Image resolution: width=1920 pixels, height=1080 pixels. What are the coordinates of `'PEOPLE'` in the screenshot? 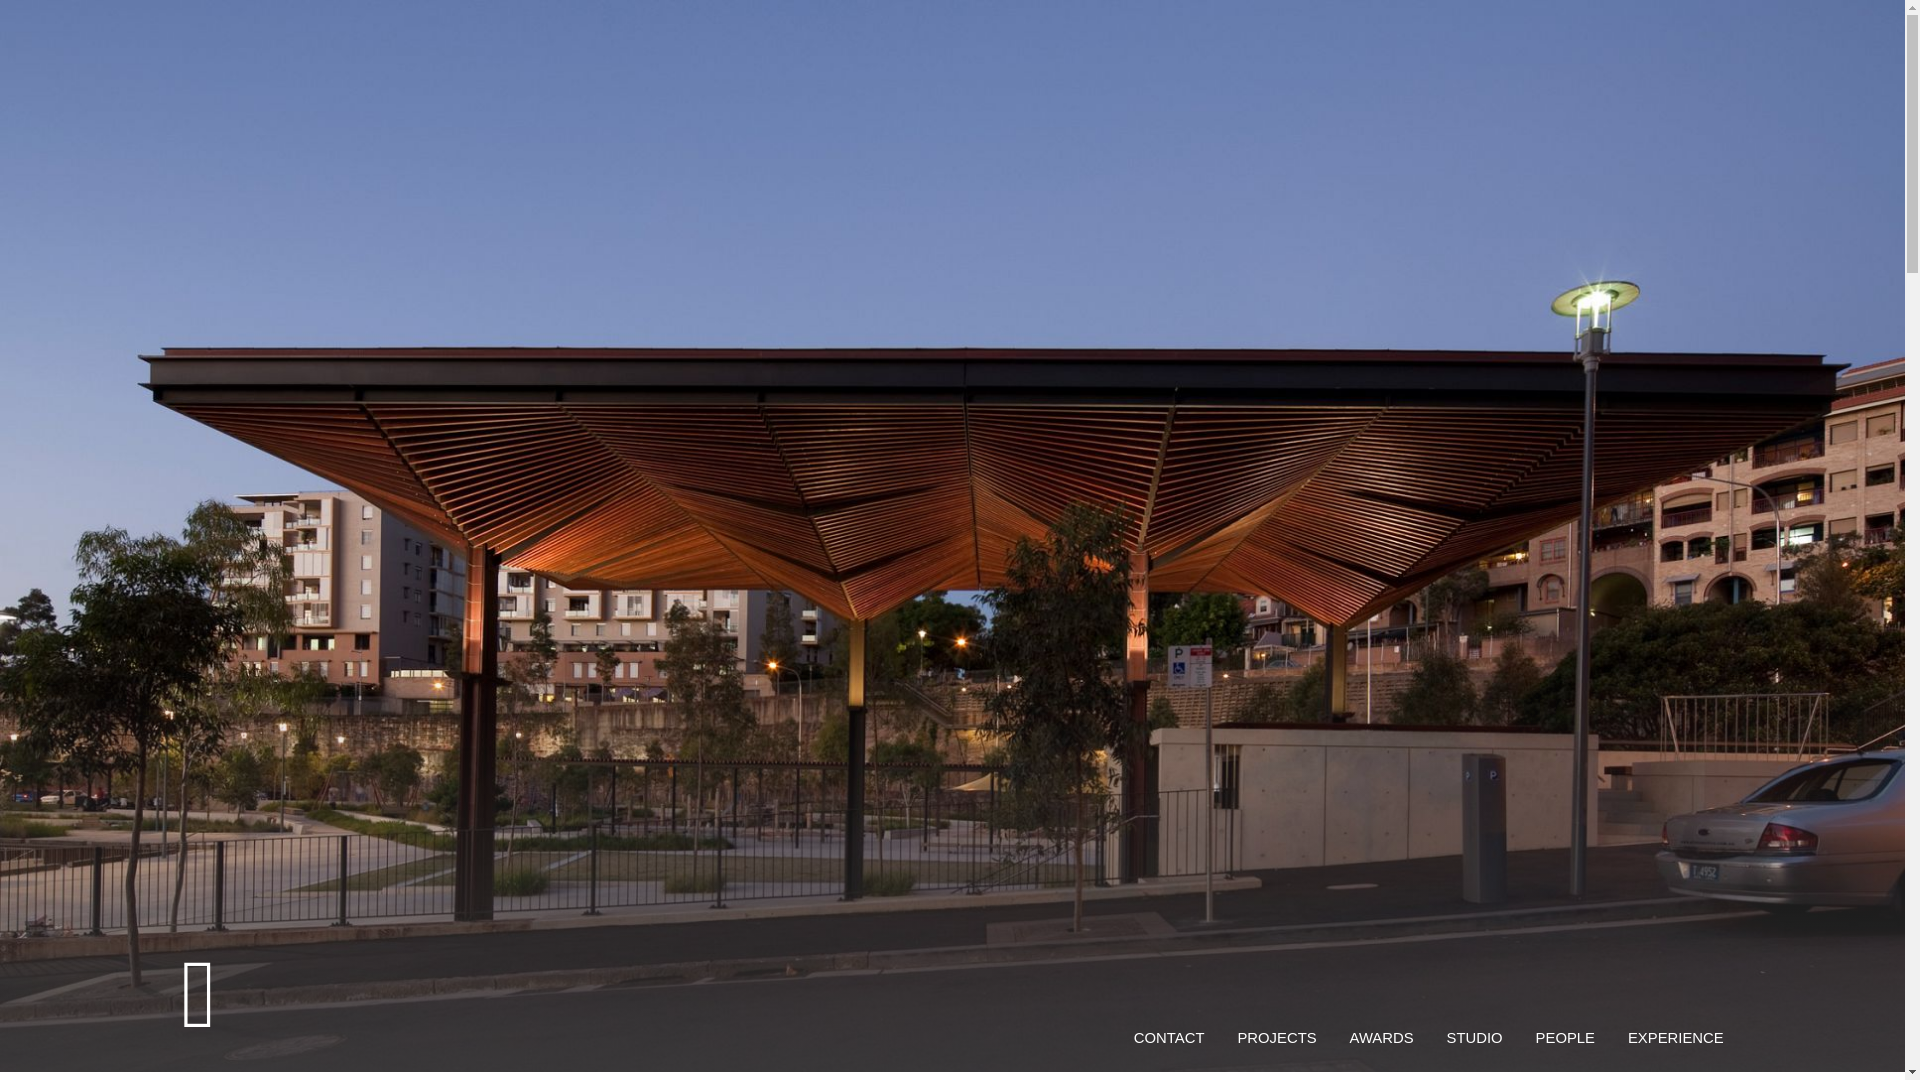 It's located at (1535, 1036).